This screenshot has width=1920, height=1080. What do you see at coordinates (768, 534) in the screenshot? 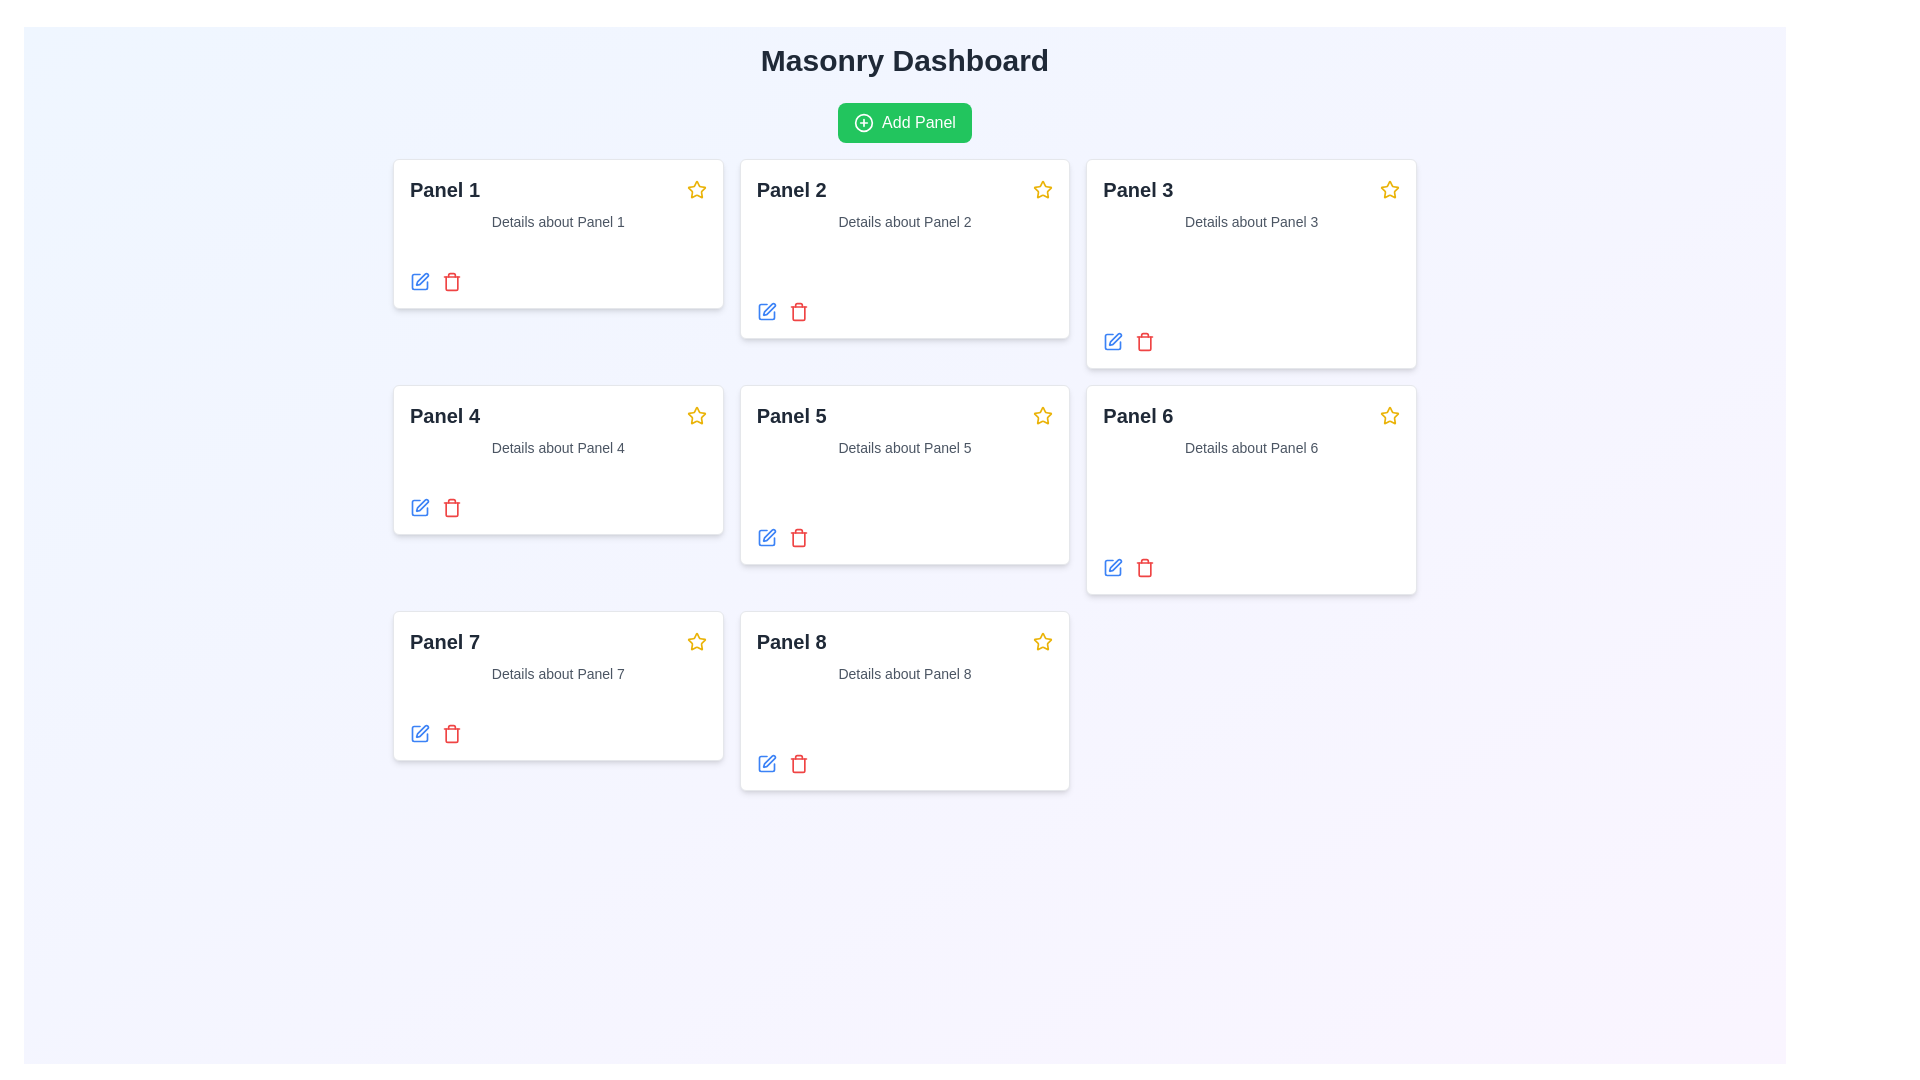
I see `the pen icon` at bounding box center [768, 534].